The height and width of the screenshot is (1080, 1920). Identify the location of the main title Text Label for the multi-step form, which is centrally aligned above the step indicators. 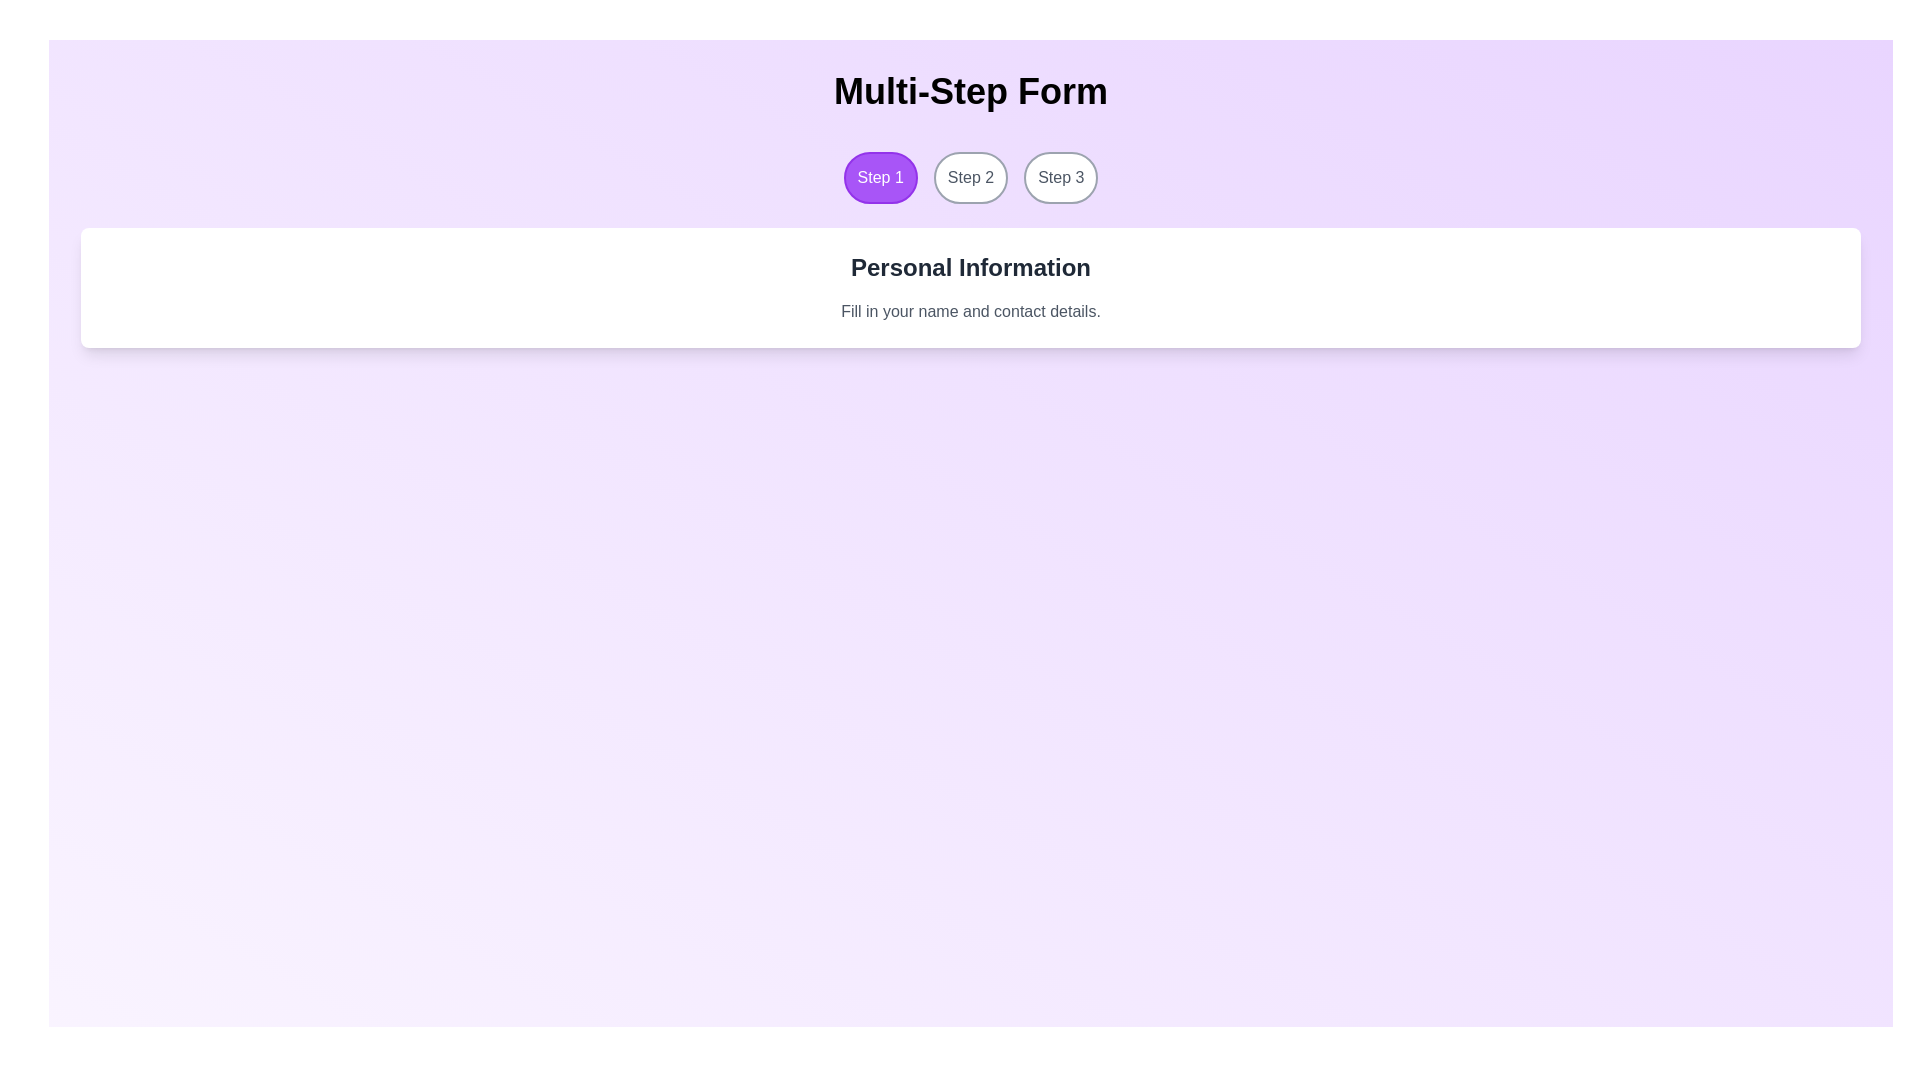
(970, 92).